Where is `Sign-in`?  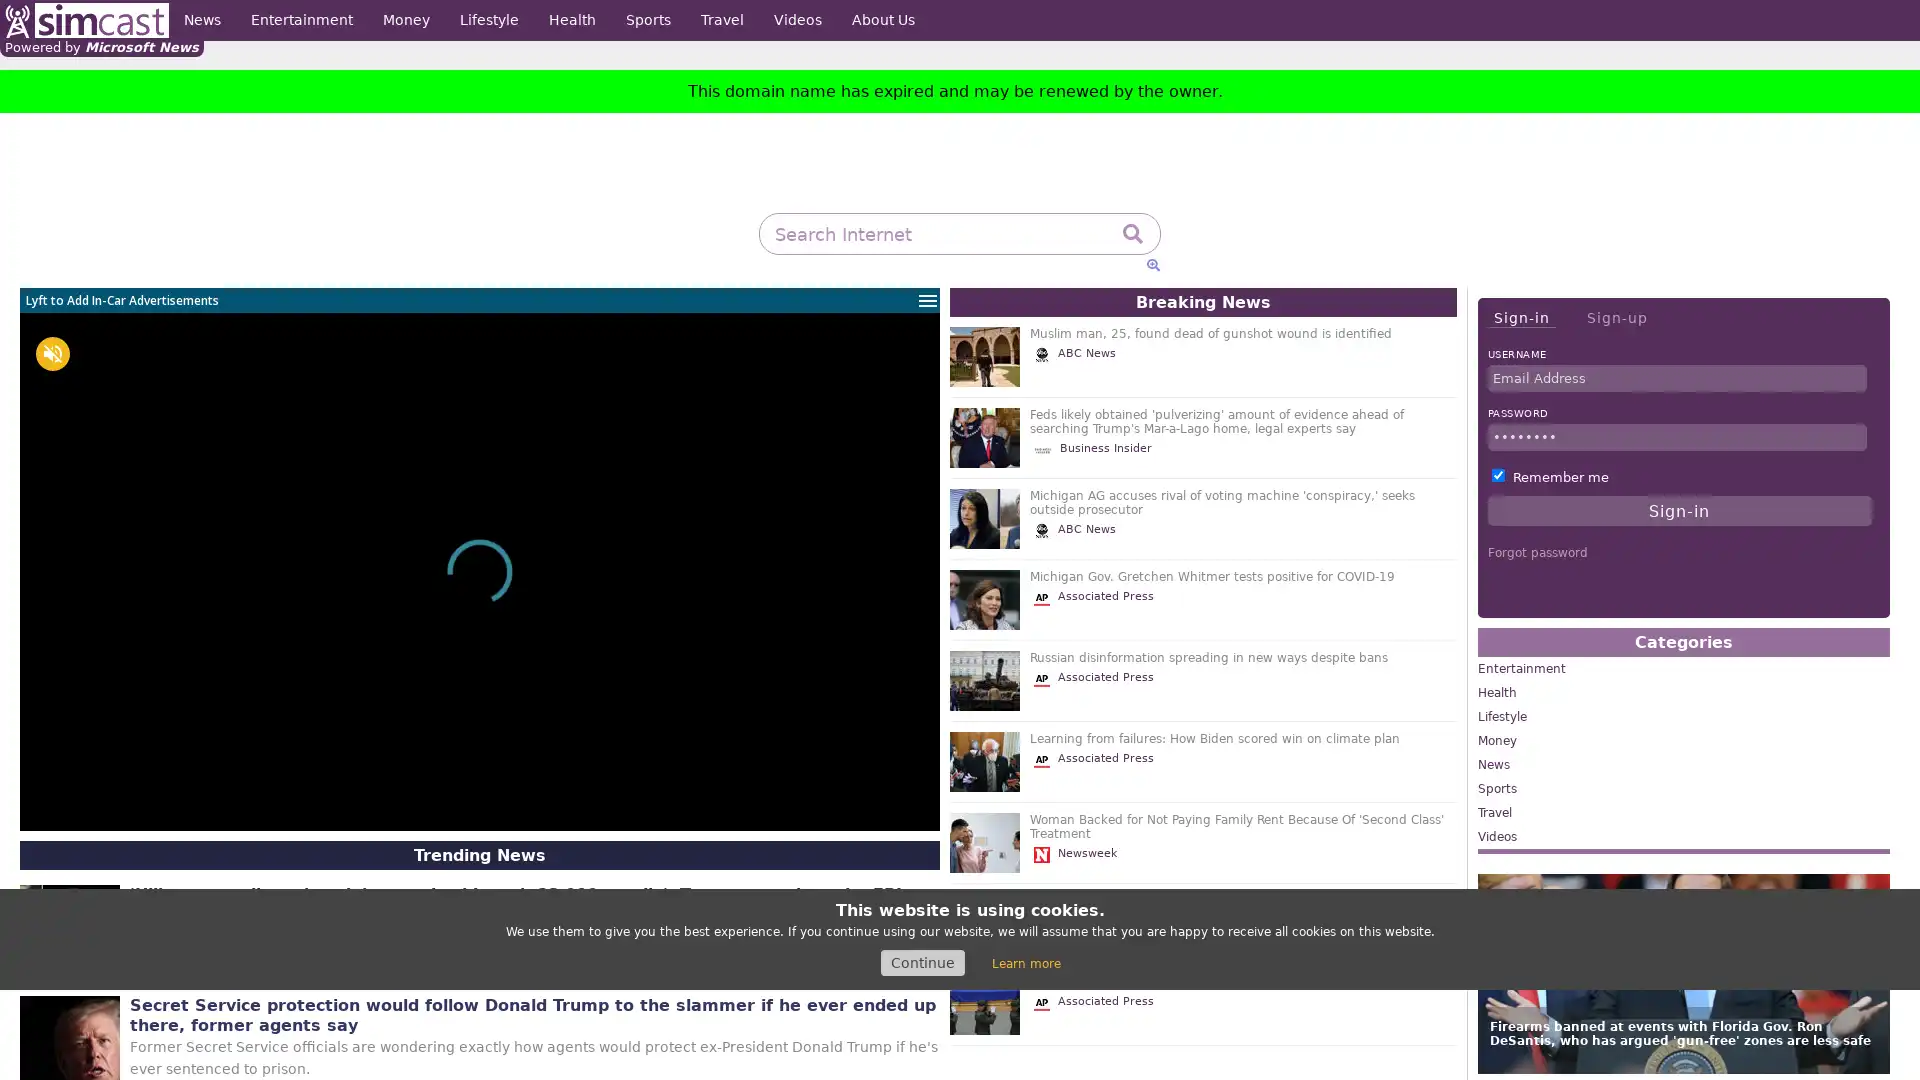 Sign-in is located at coordinates (1679, 509).